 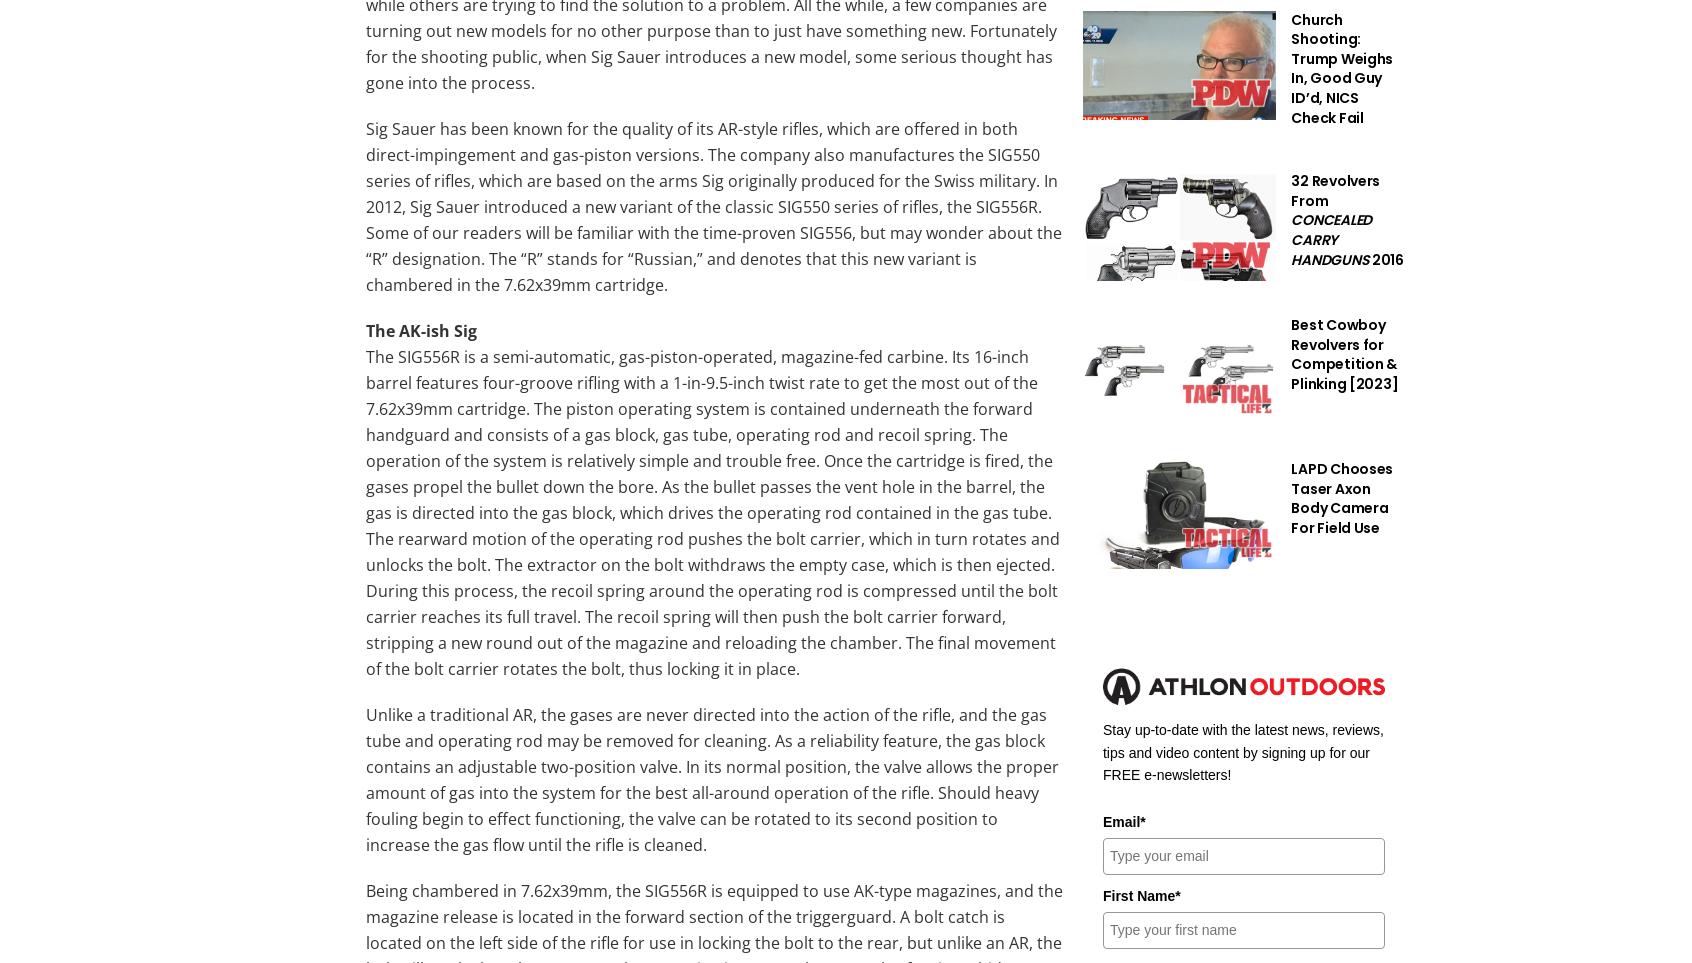 What do you see at coordinates (421, 330) in the screenshot?
I see `'The AK-ish Sig'` at bounding box center [421, 330].